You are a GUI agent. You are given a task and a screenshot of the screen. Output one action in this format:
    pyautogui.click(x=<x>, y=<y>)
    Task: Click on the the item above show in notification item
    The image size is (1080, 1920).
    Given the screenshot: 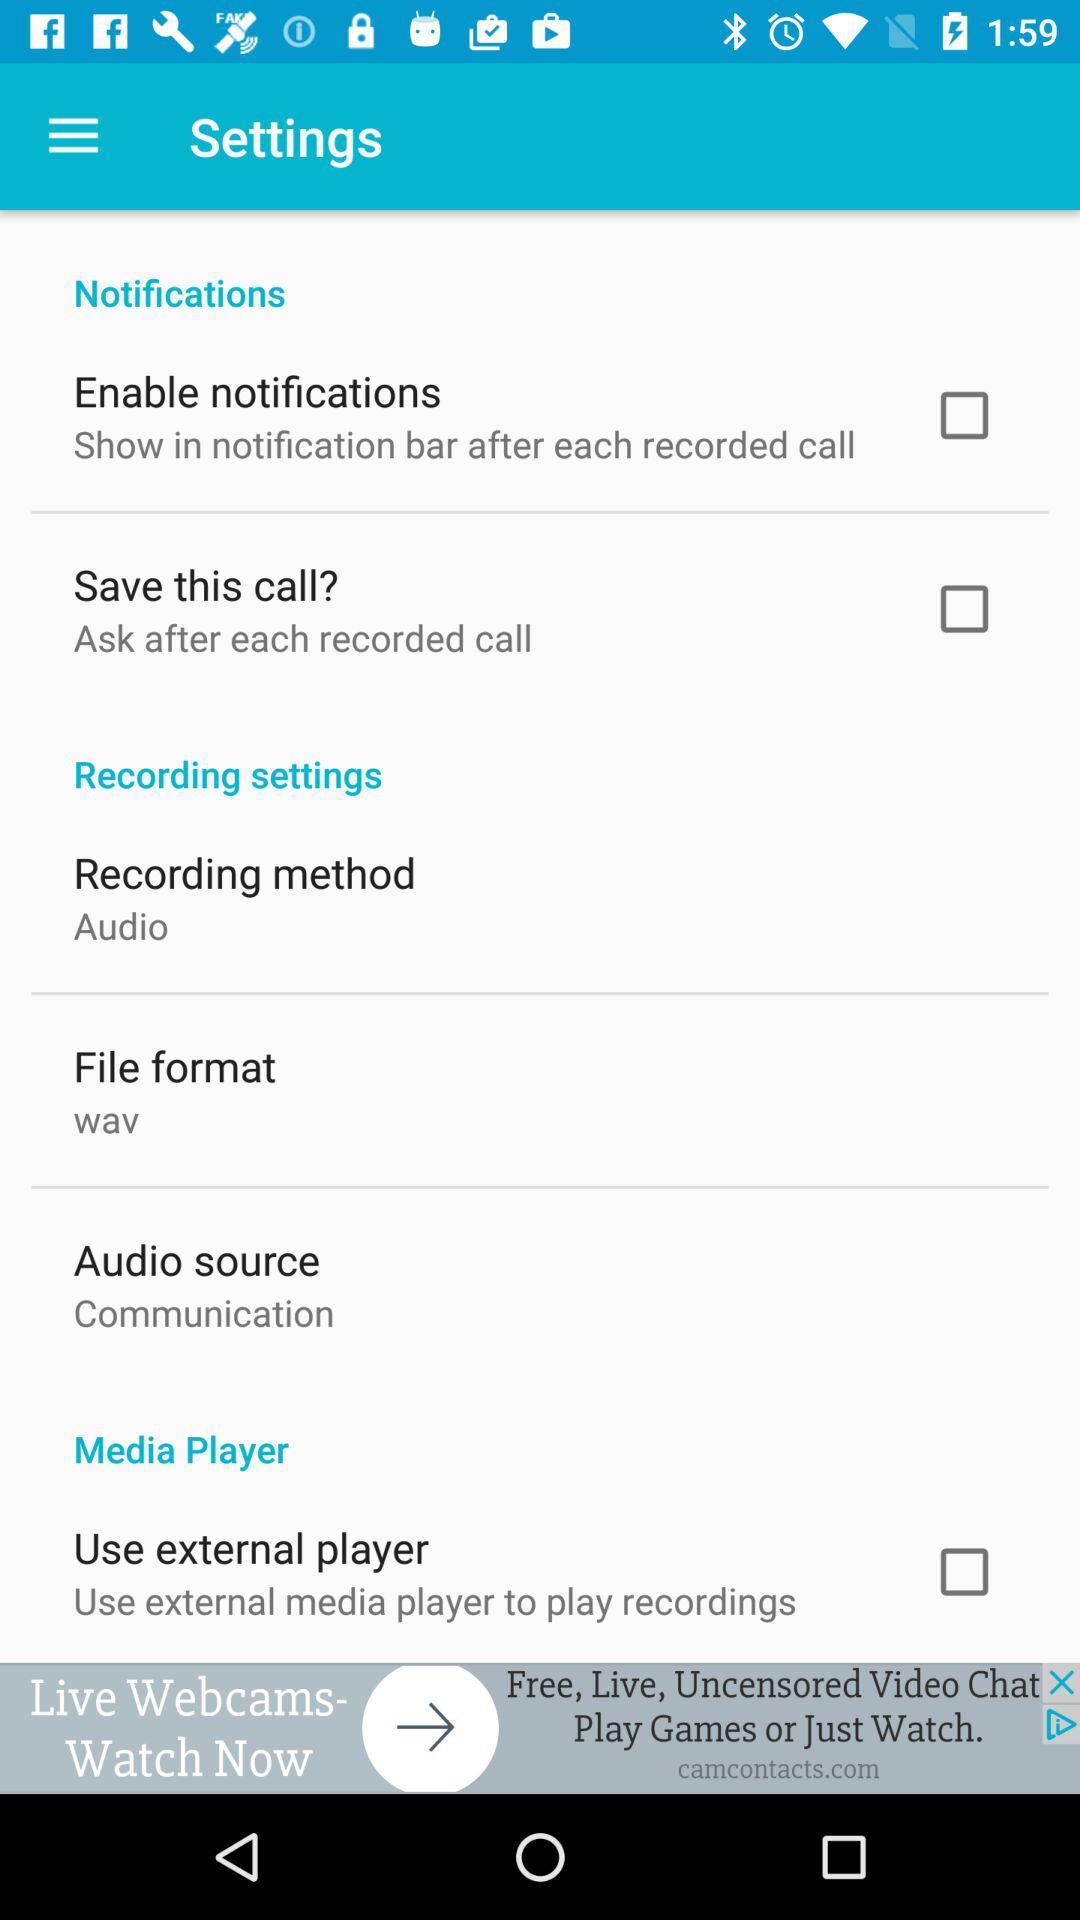 What is the action you would take?
    pyautogui.click(x=256, y=386)
    